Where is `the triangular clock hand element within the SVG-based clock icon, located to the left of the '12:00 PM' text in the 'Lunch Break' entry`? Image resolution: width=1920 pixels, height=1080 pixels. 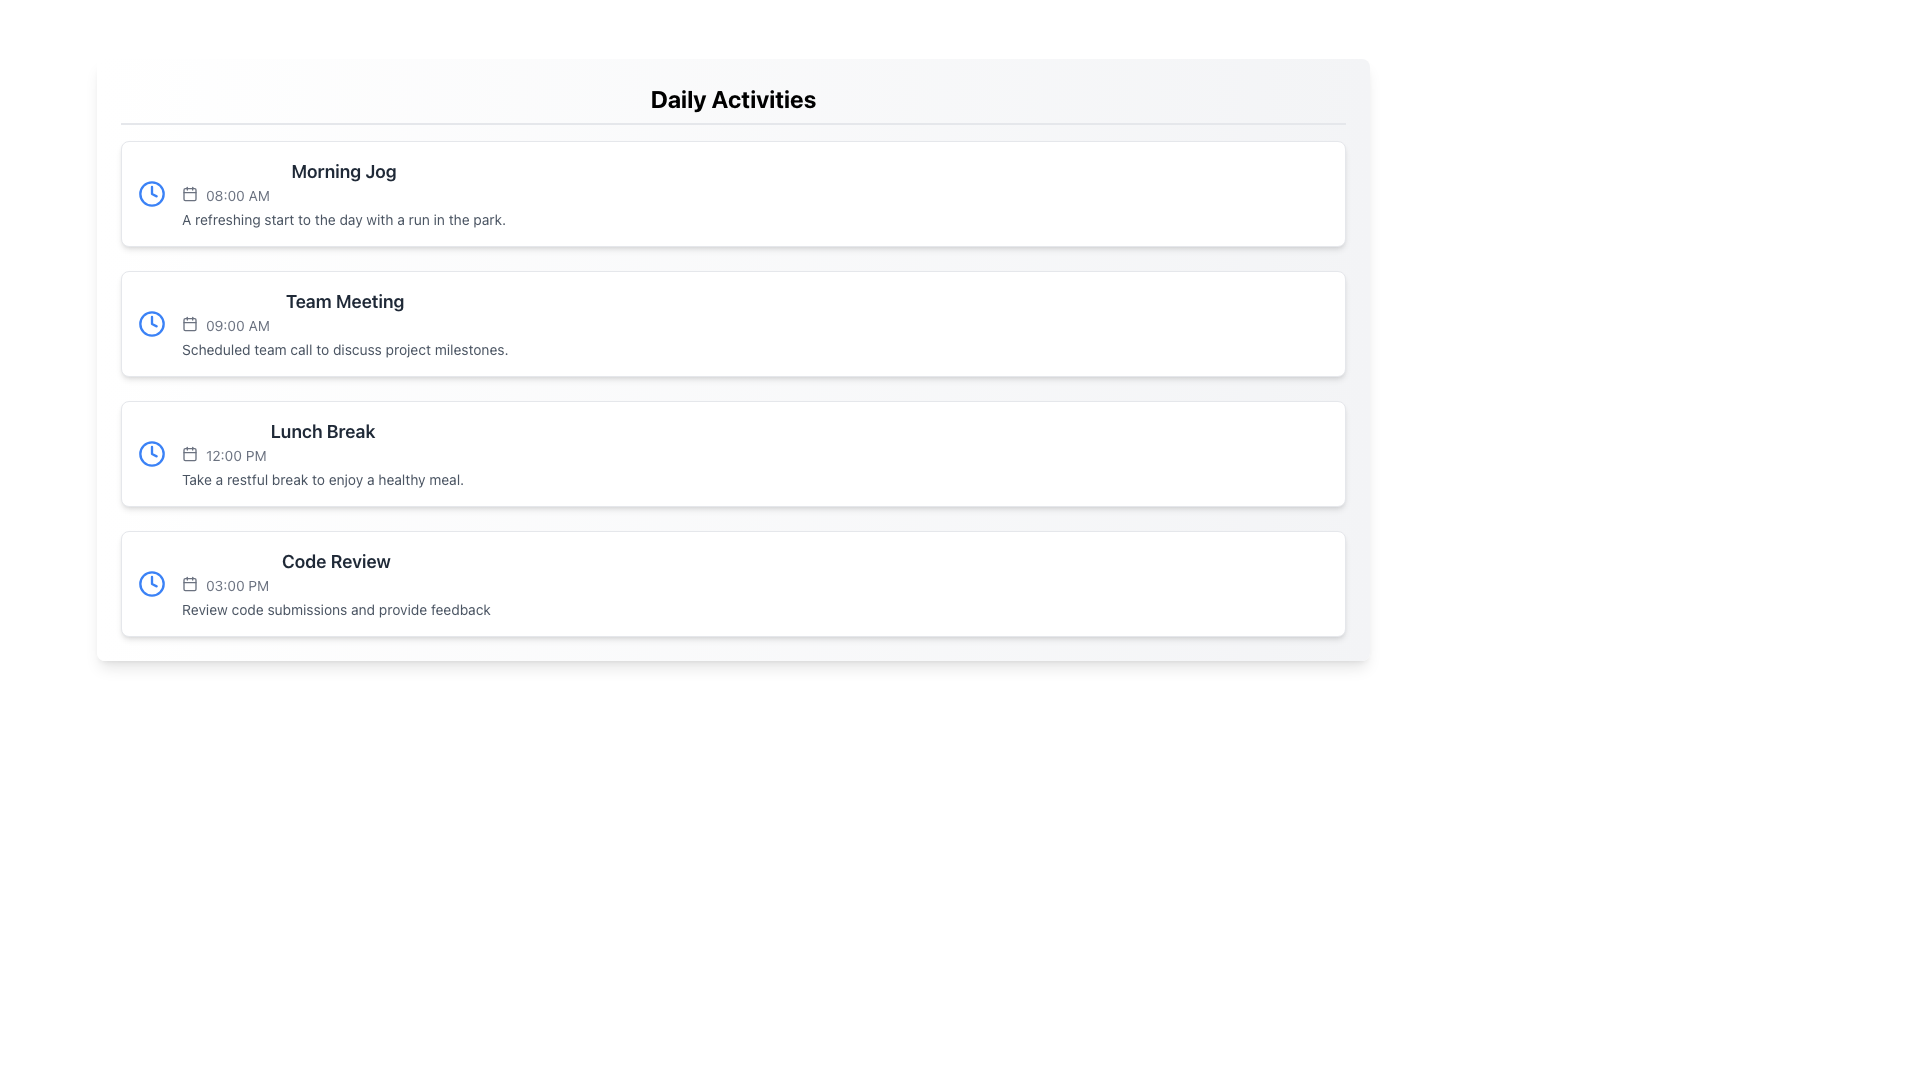
the triangular clock hand element within the SVG-based clock icon, located to the left of the '12:00 PM' text in the 'Lunch Break' entry is located at coordinates (153, 451).